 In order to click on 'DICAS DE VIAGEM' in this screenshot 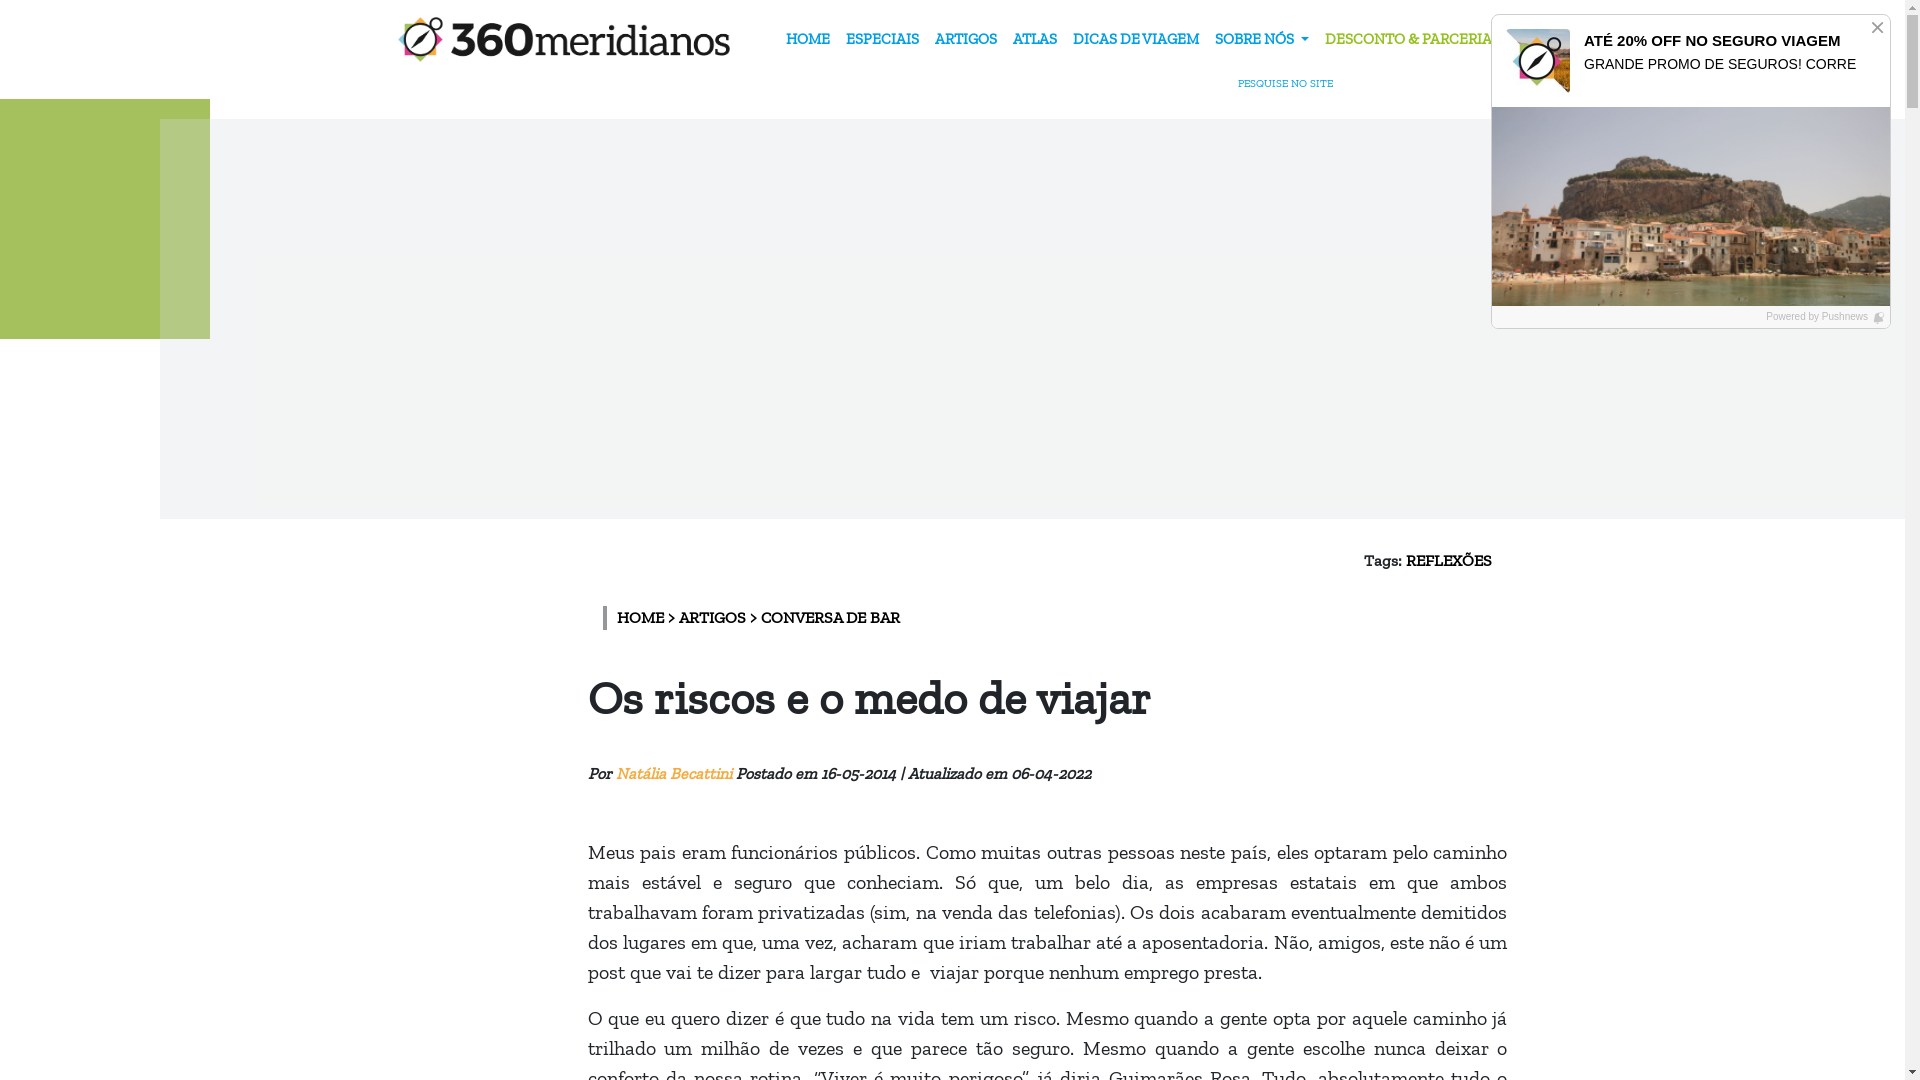, I will do `click(1136, 39)`.